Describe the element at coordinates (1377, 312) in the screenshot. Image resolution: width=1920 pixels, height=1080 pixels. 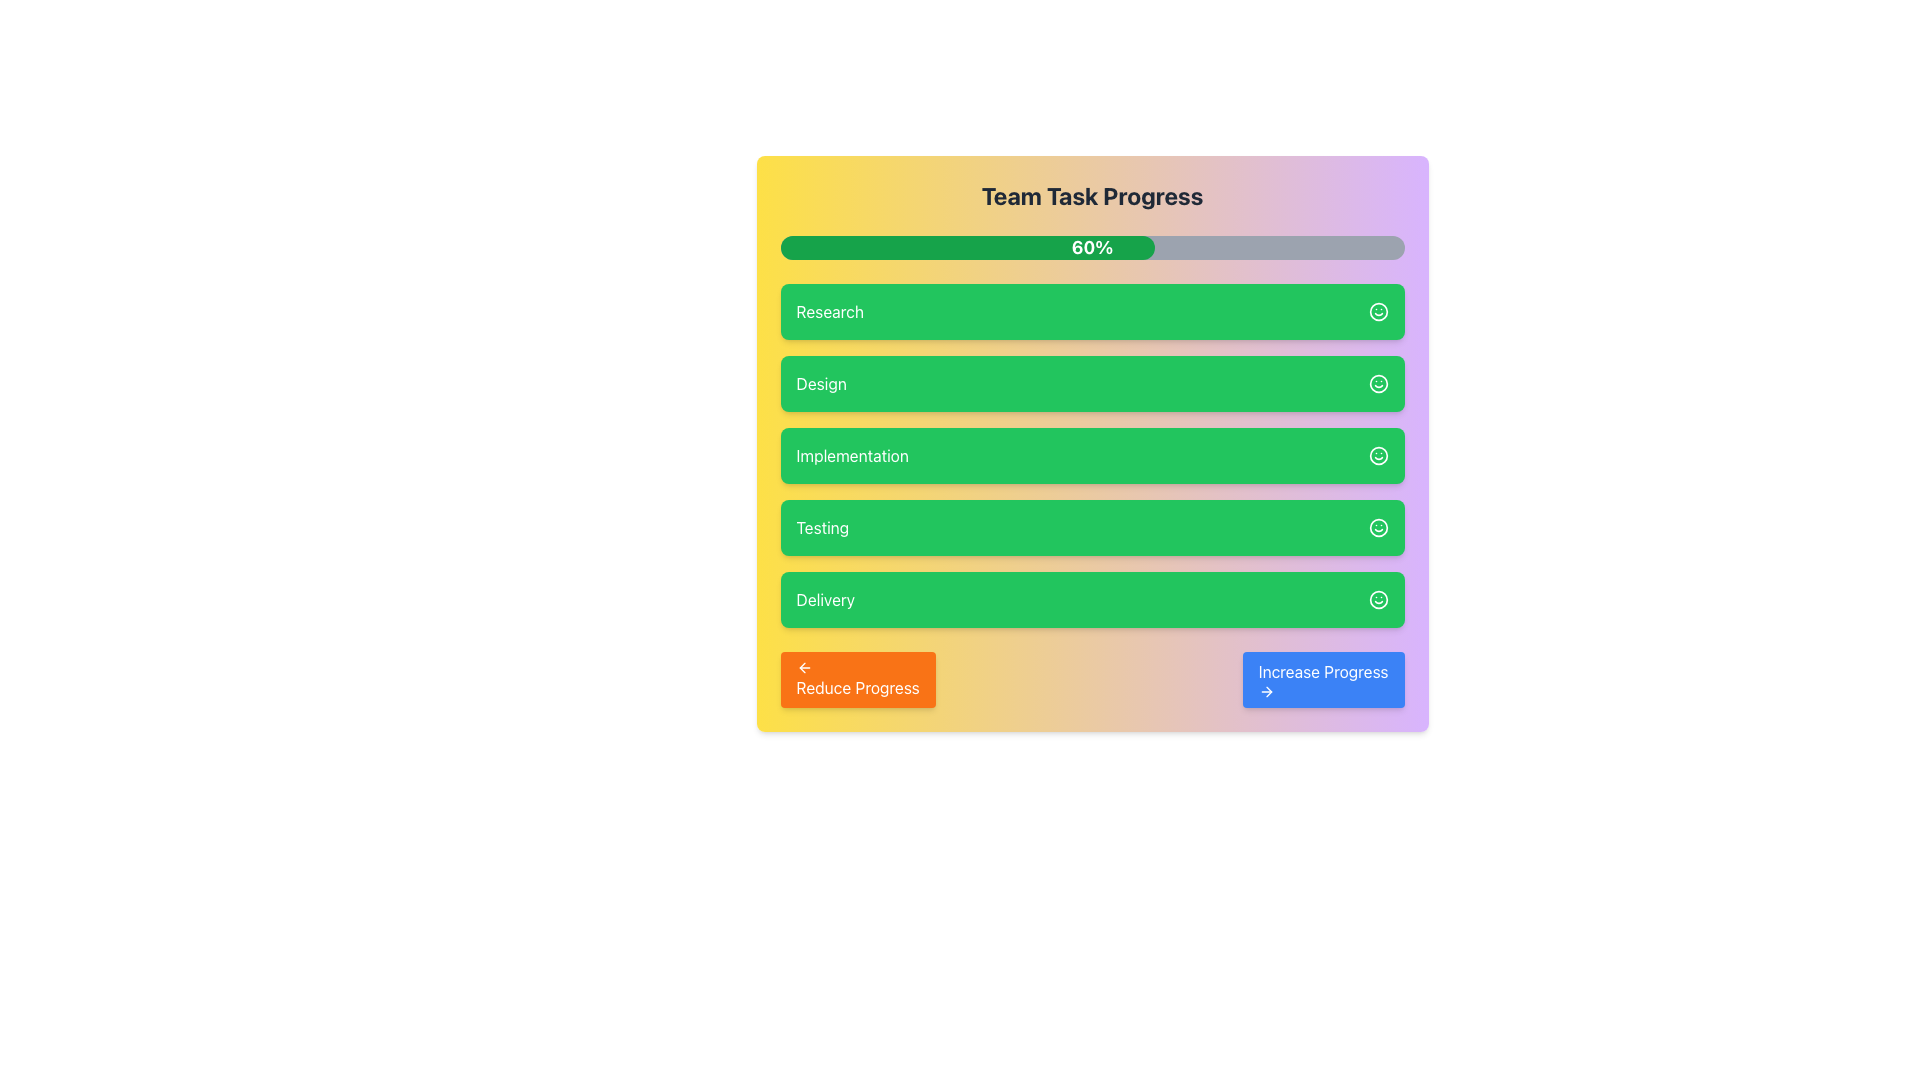
I see `the circular icon with a smiley face, located at the upper right corner of the 'Research' row within the 'Team Task Progress' section` at that location.